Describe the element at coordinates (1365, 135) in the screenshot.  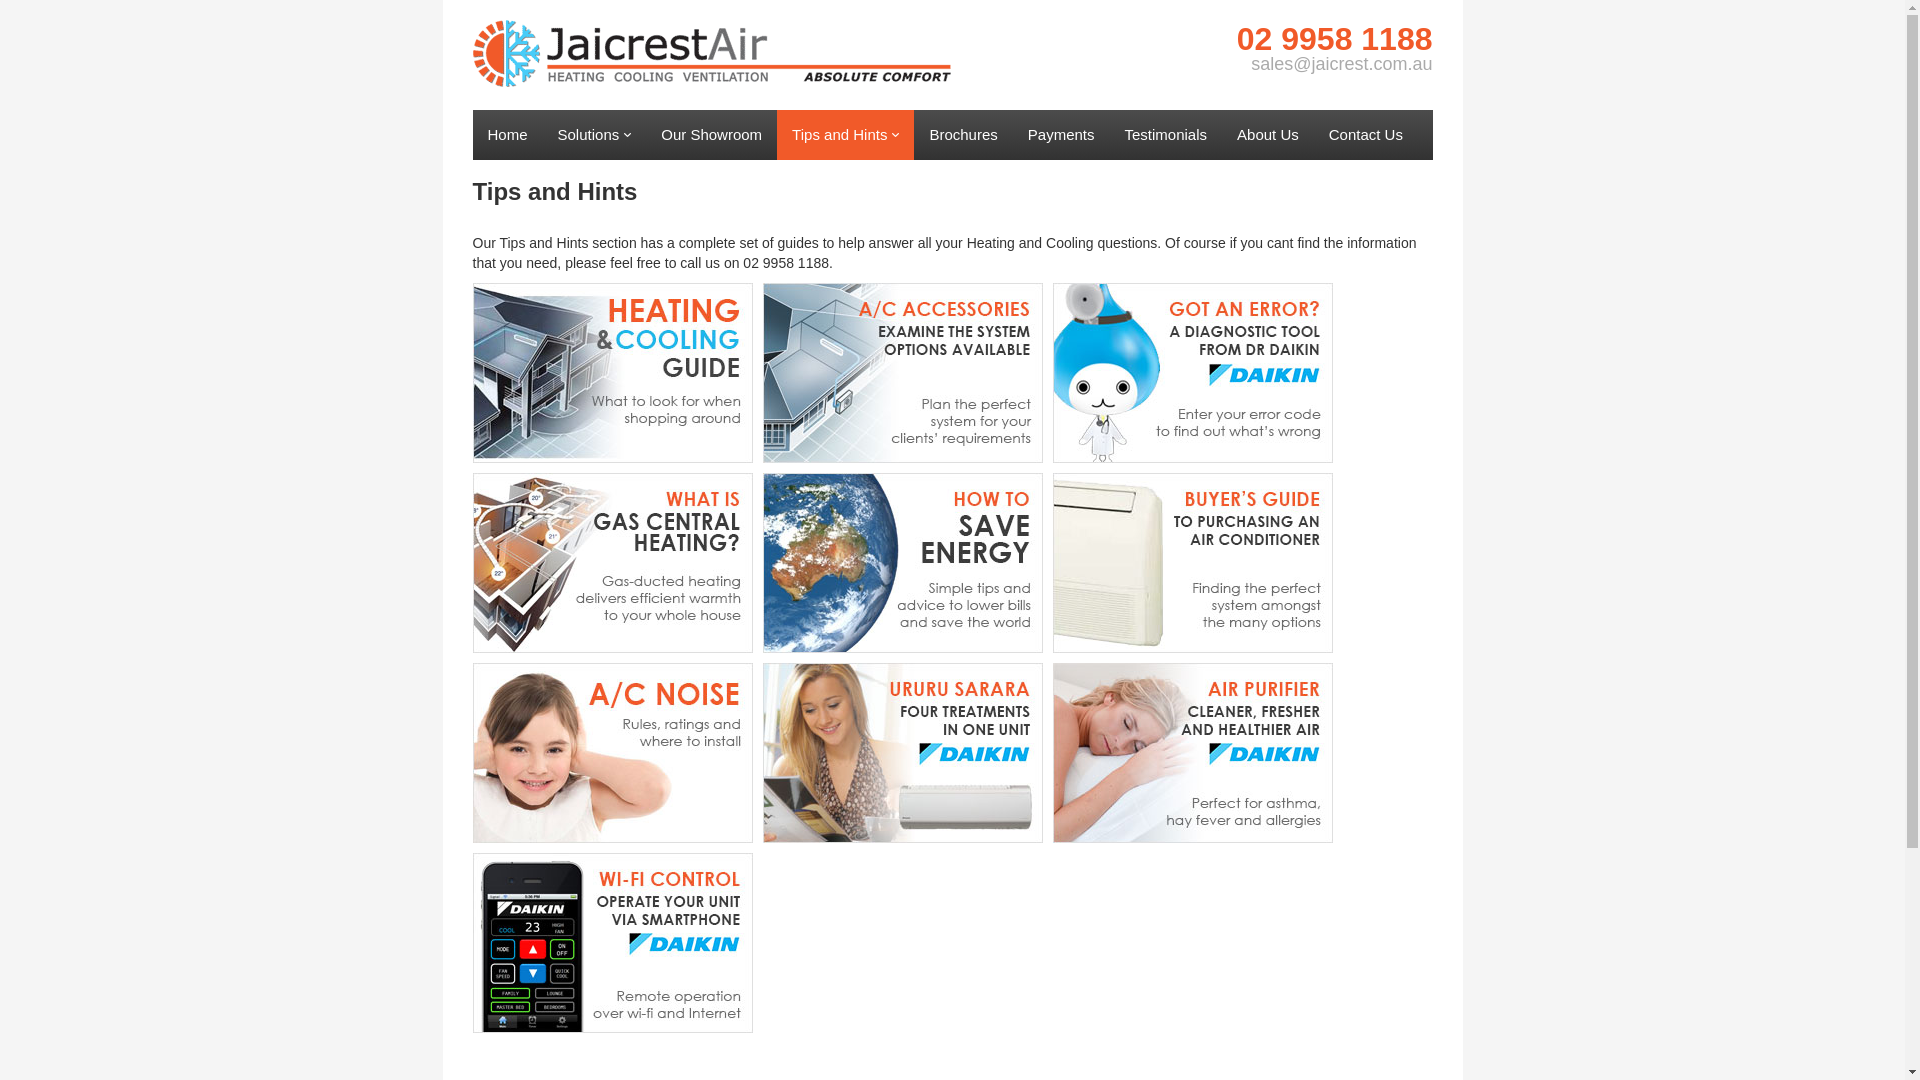
I see `'Contact Us'` at that location.